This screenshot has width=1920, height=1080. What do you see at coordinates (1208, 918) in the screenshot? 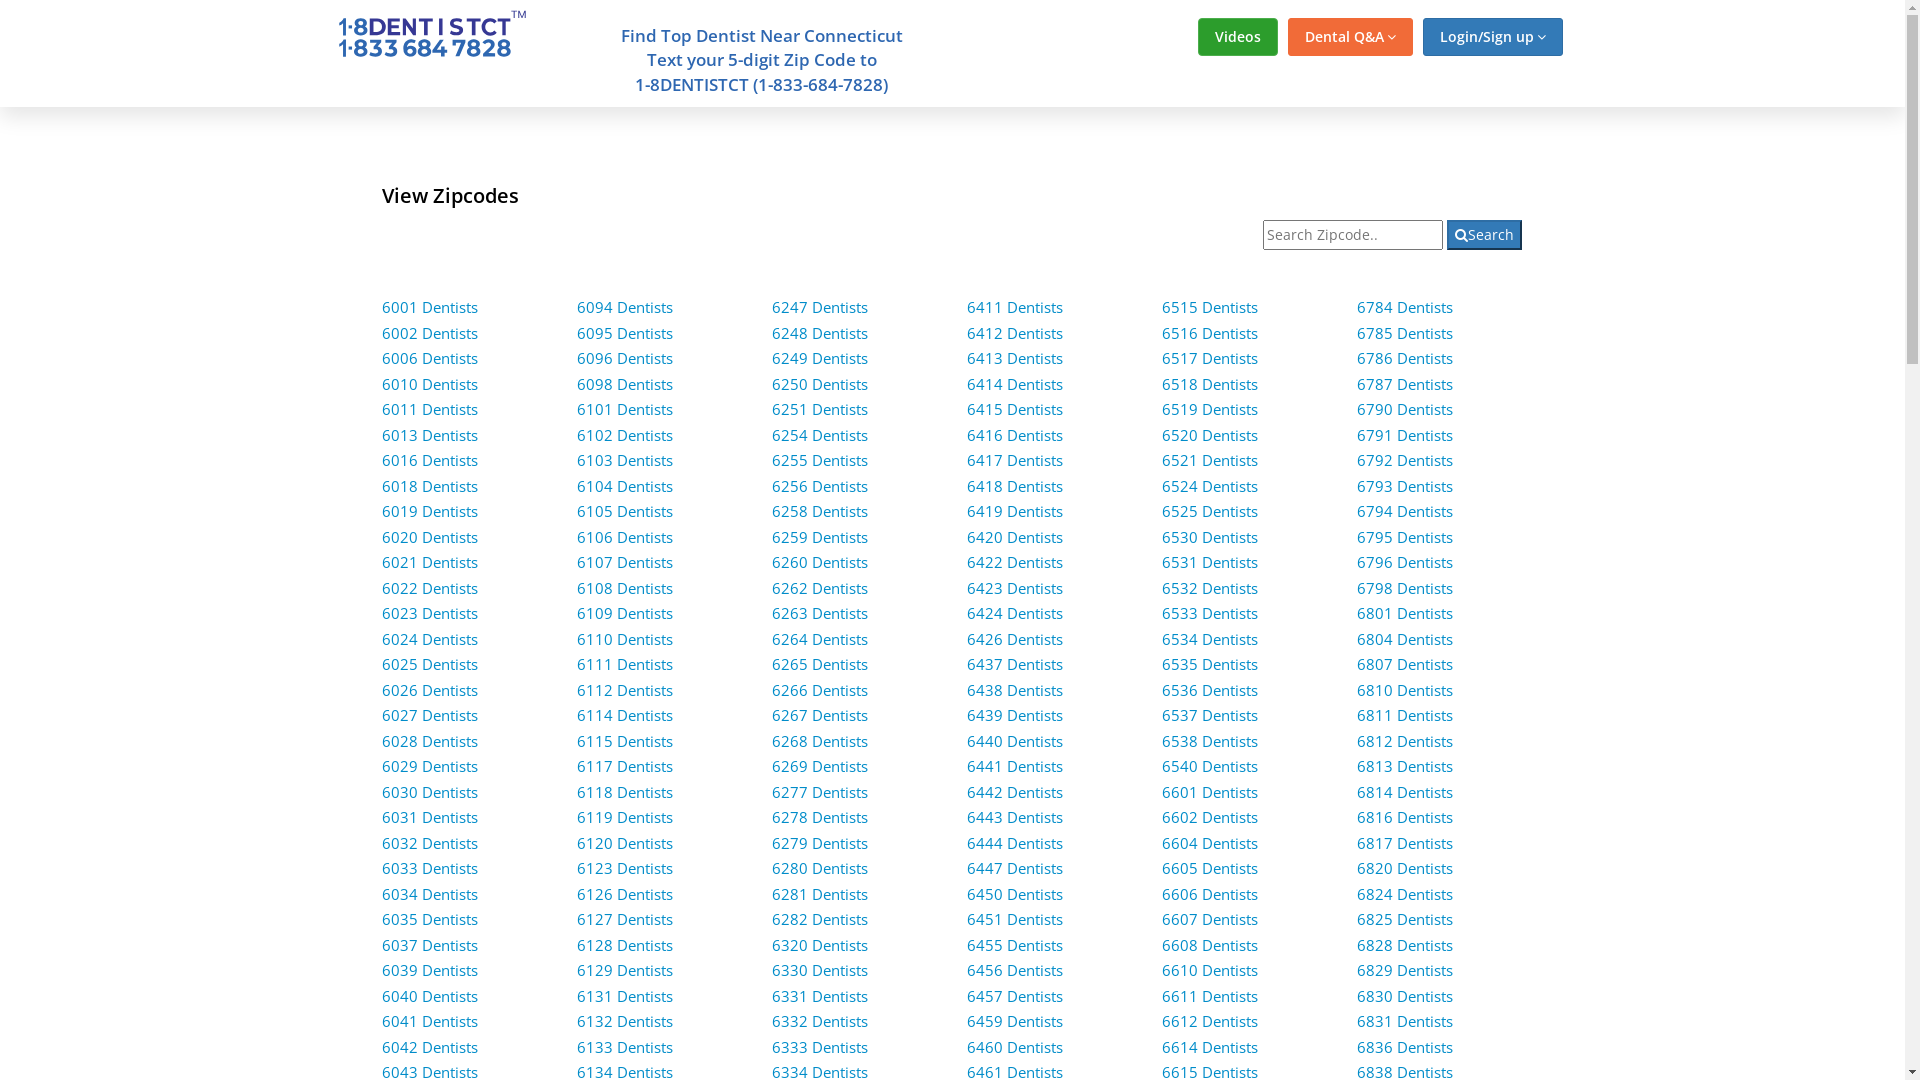
I see `'6607 Dentists'` at bounding box center [1208, 918].